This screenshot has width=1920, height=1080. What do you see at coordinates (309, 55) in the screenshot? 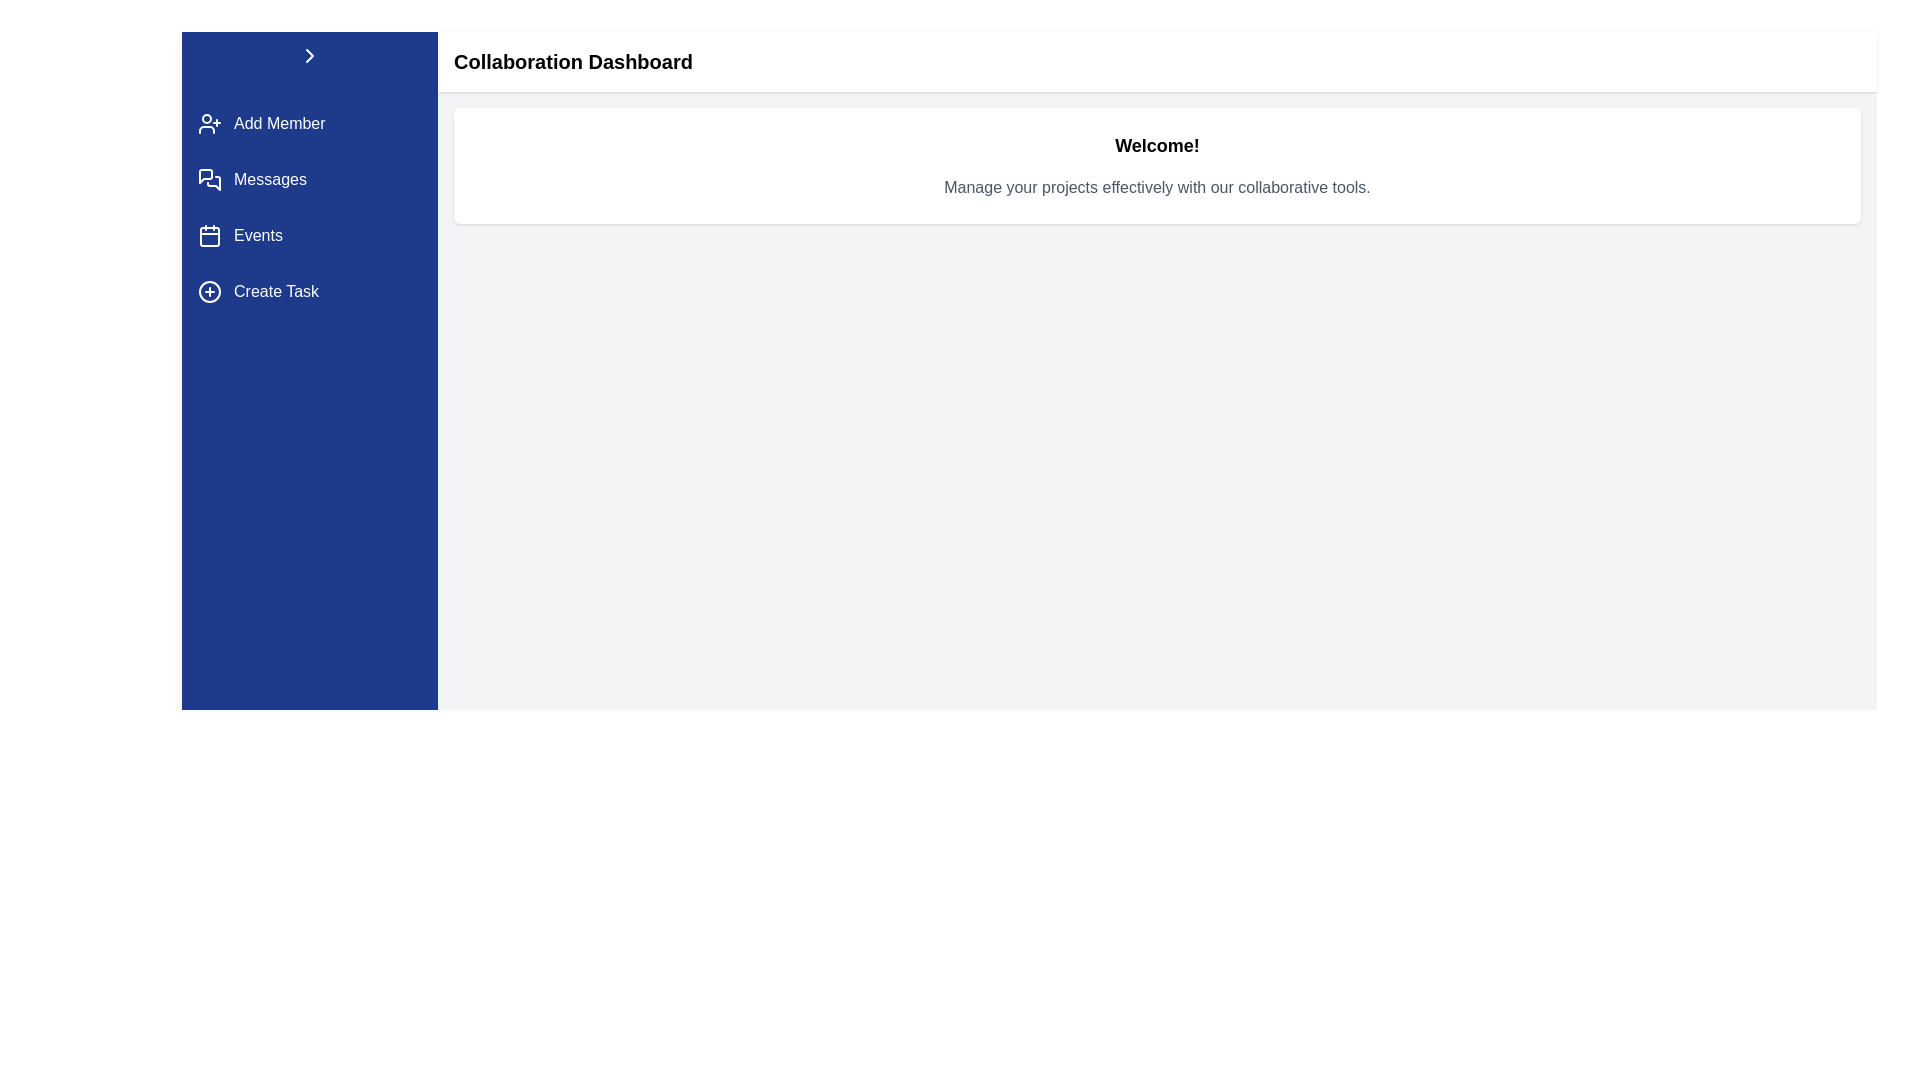
I see `the right-facing chevron icon button located at the top of the vertical navigation bar` at bounding box center [309, 55].